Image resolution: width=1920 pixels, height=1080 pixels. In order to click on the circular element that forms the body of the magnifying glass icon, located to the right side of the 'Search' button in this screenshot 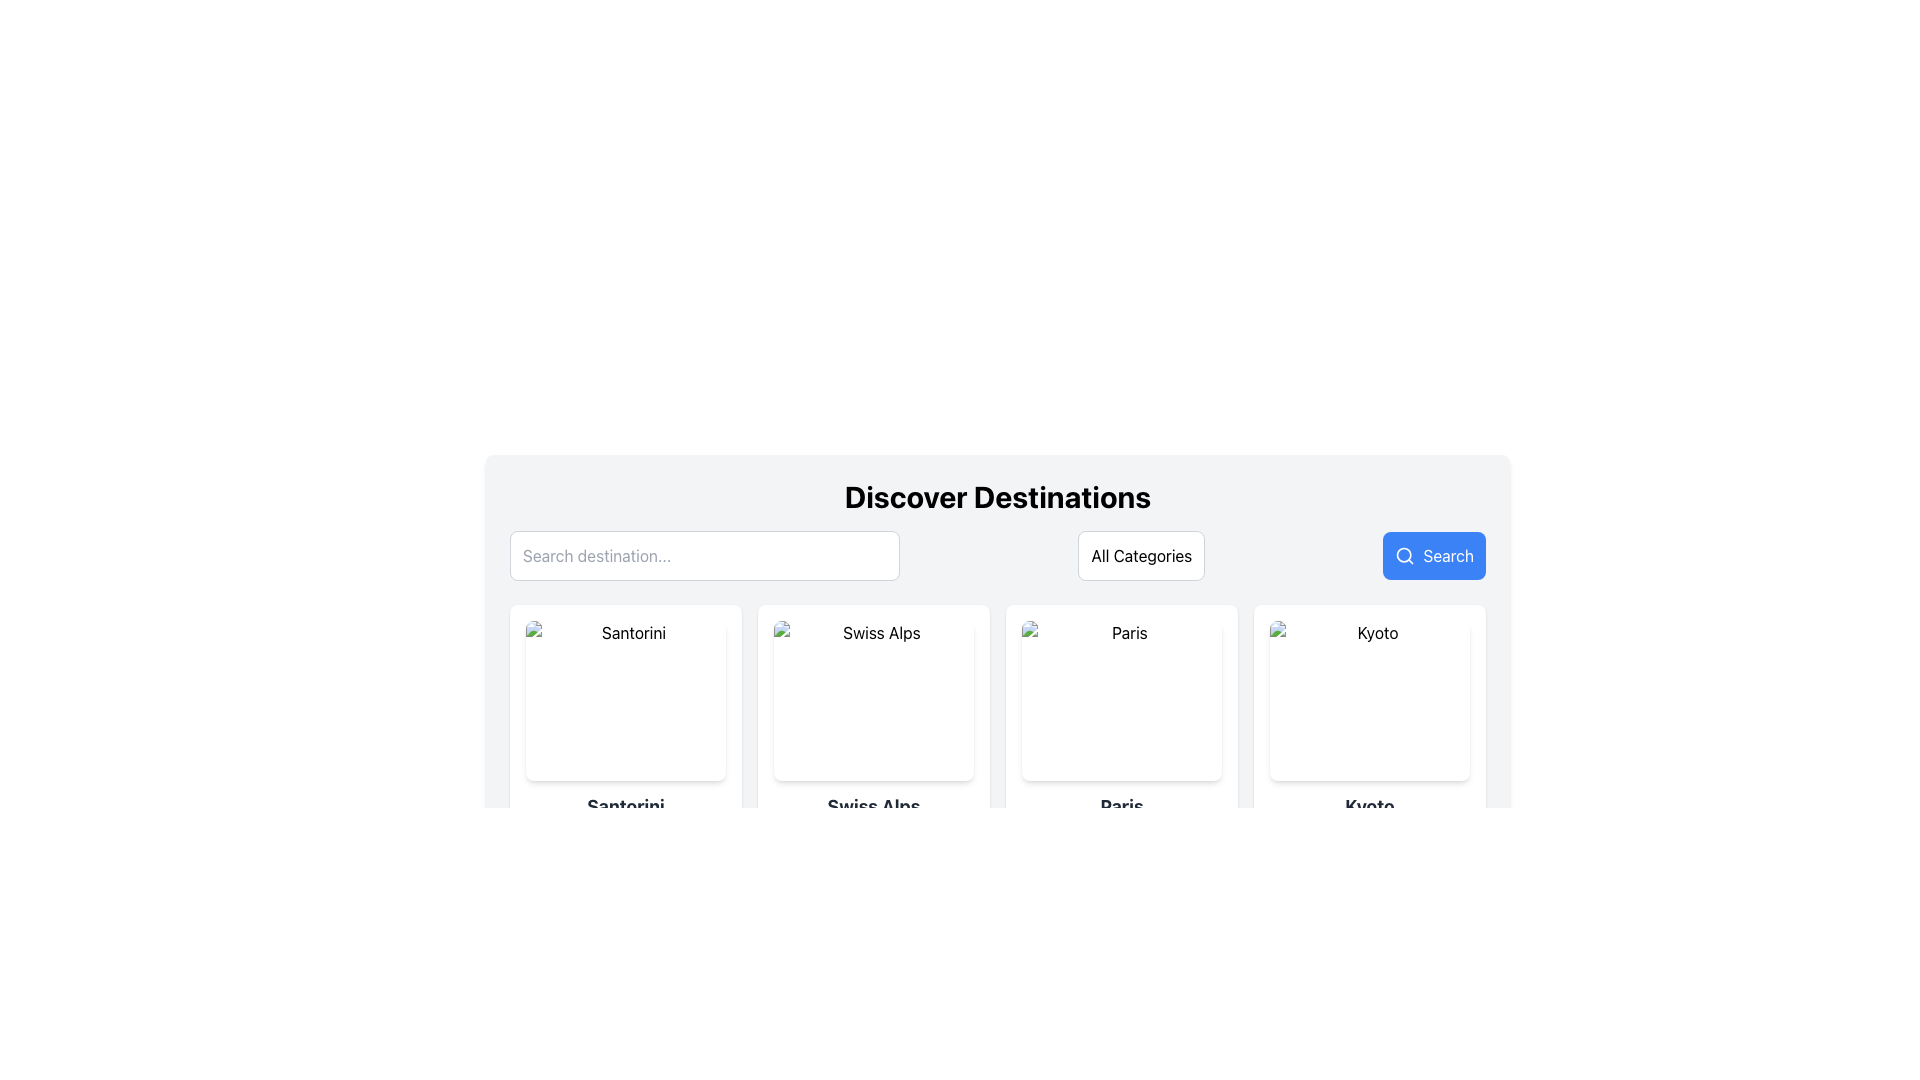, I will do `click(1403, 555)`.